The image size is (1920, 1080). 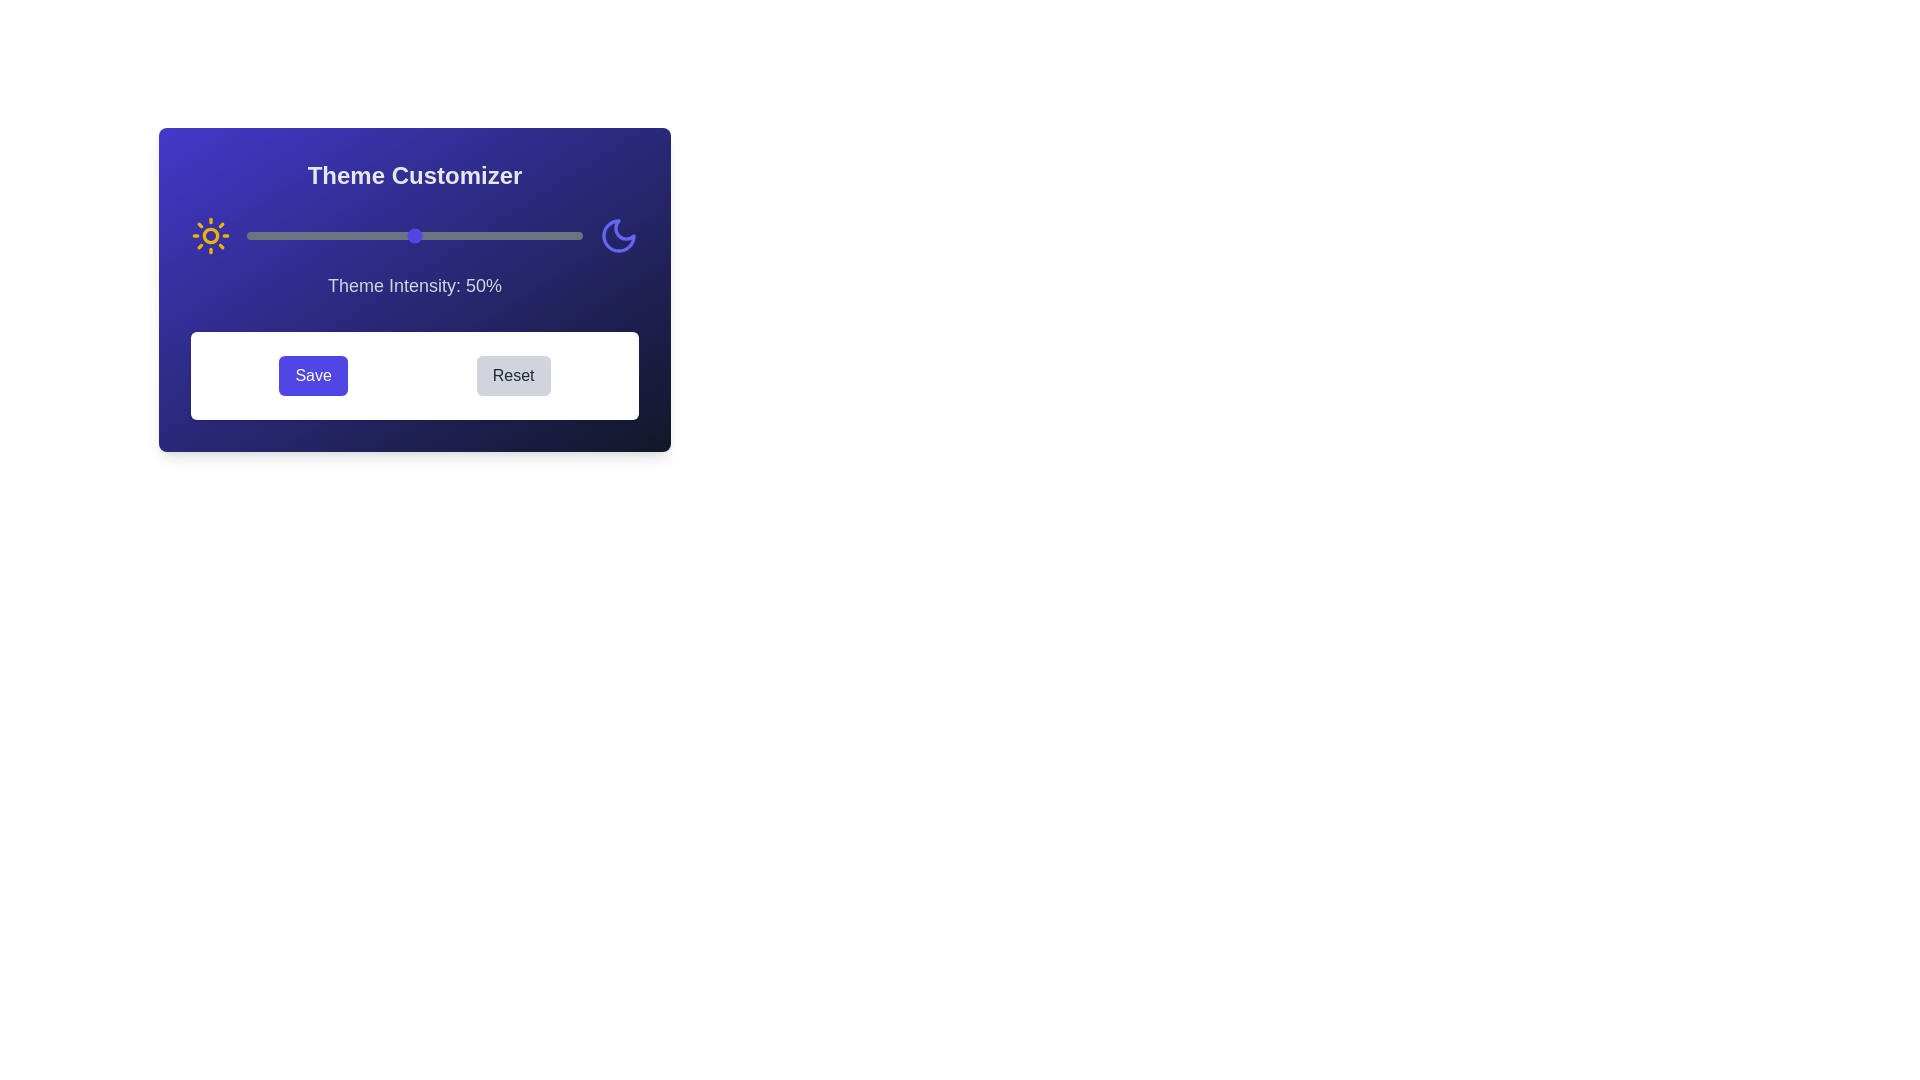 I want to click on 'Save' button to save the current settings, so click(x=312, y=375).